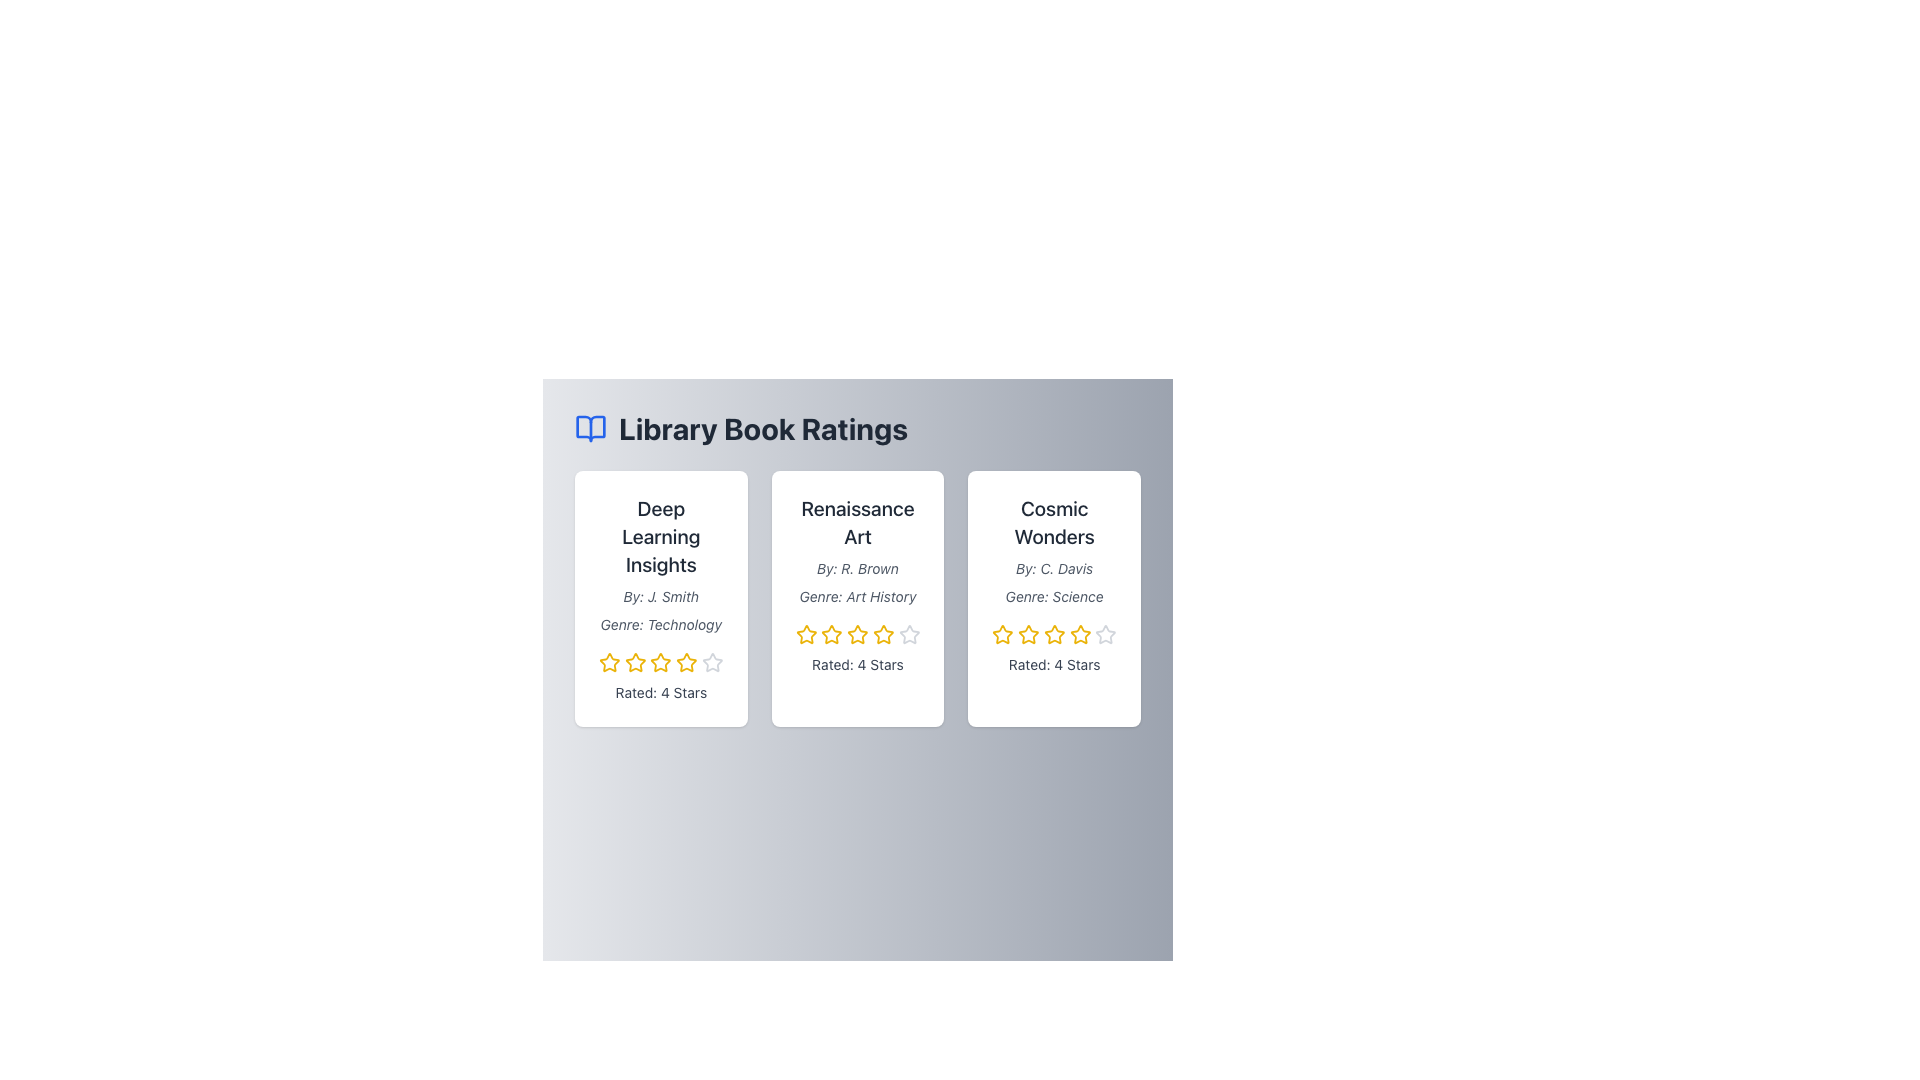 This screenshot has width=1920, height=1080. What do you see at coordinates (882, 634) in the screenshot?
I see `the third star icon of the visual rating system for the 'Renaissance Art' card, which is rated at 4 stars` at bounding box center [882, 634].